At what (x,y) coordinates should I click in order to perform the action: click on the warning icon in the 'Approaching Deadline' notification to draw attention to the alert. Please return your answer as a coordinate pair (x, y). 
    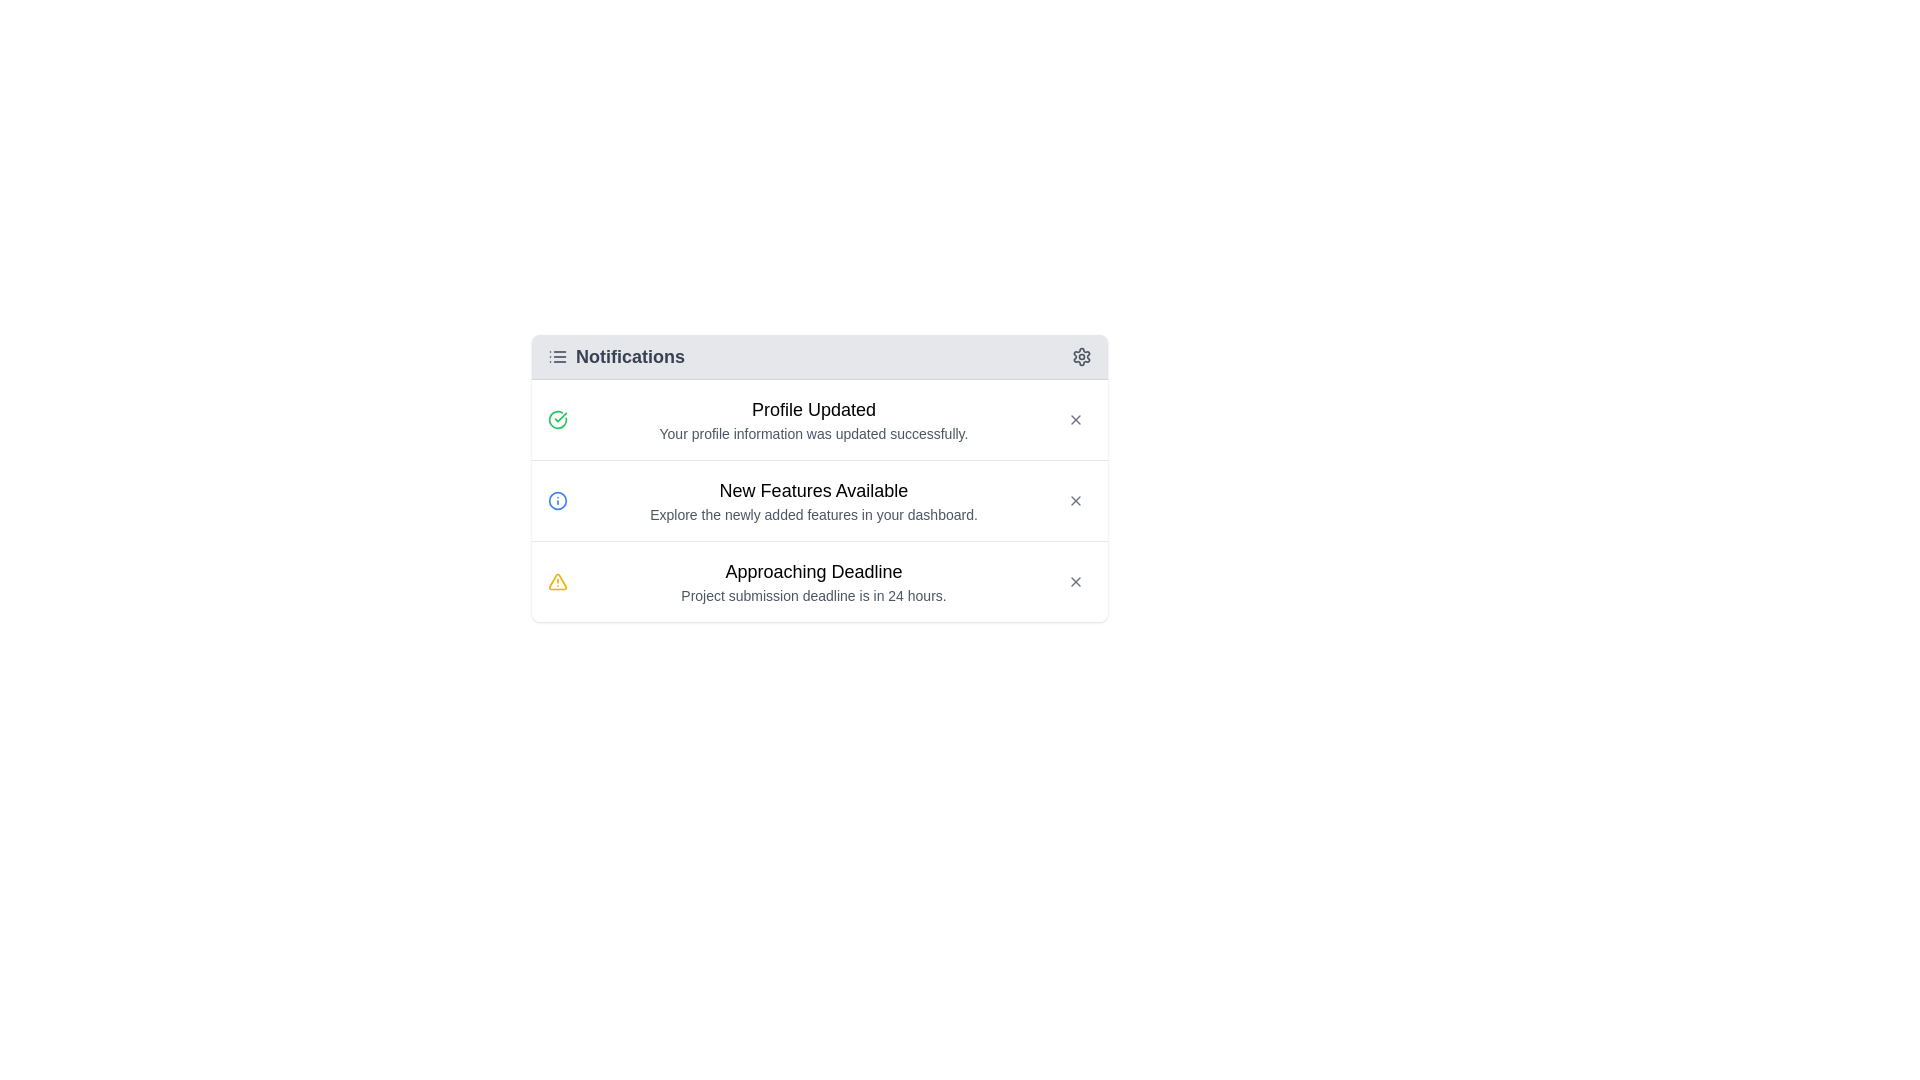
    Looking at the image, I should click on (557, 582).